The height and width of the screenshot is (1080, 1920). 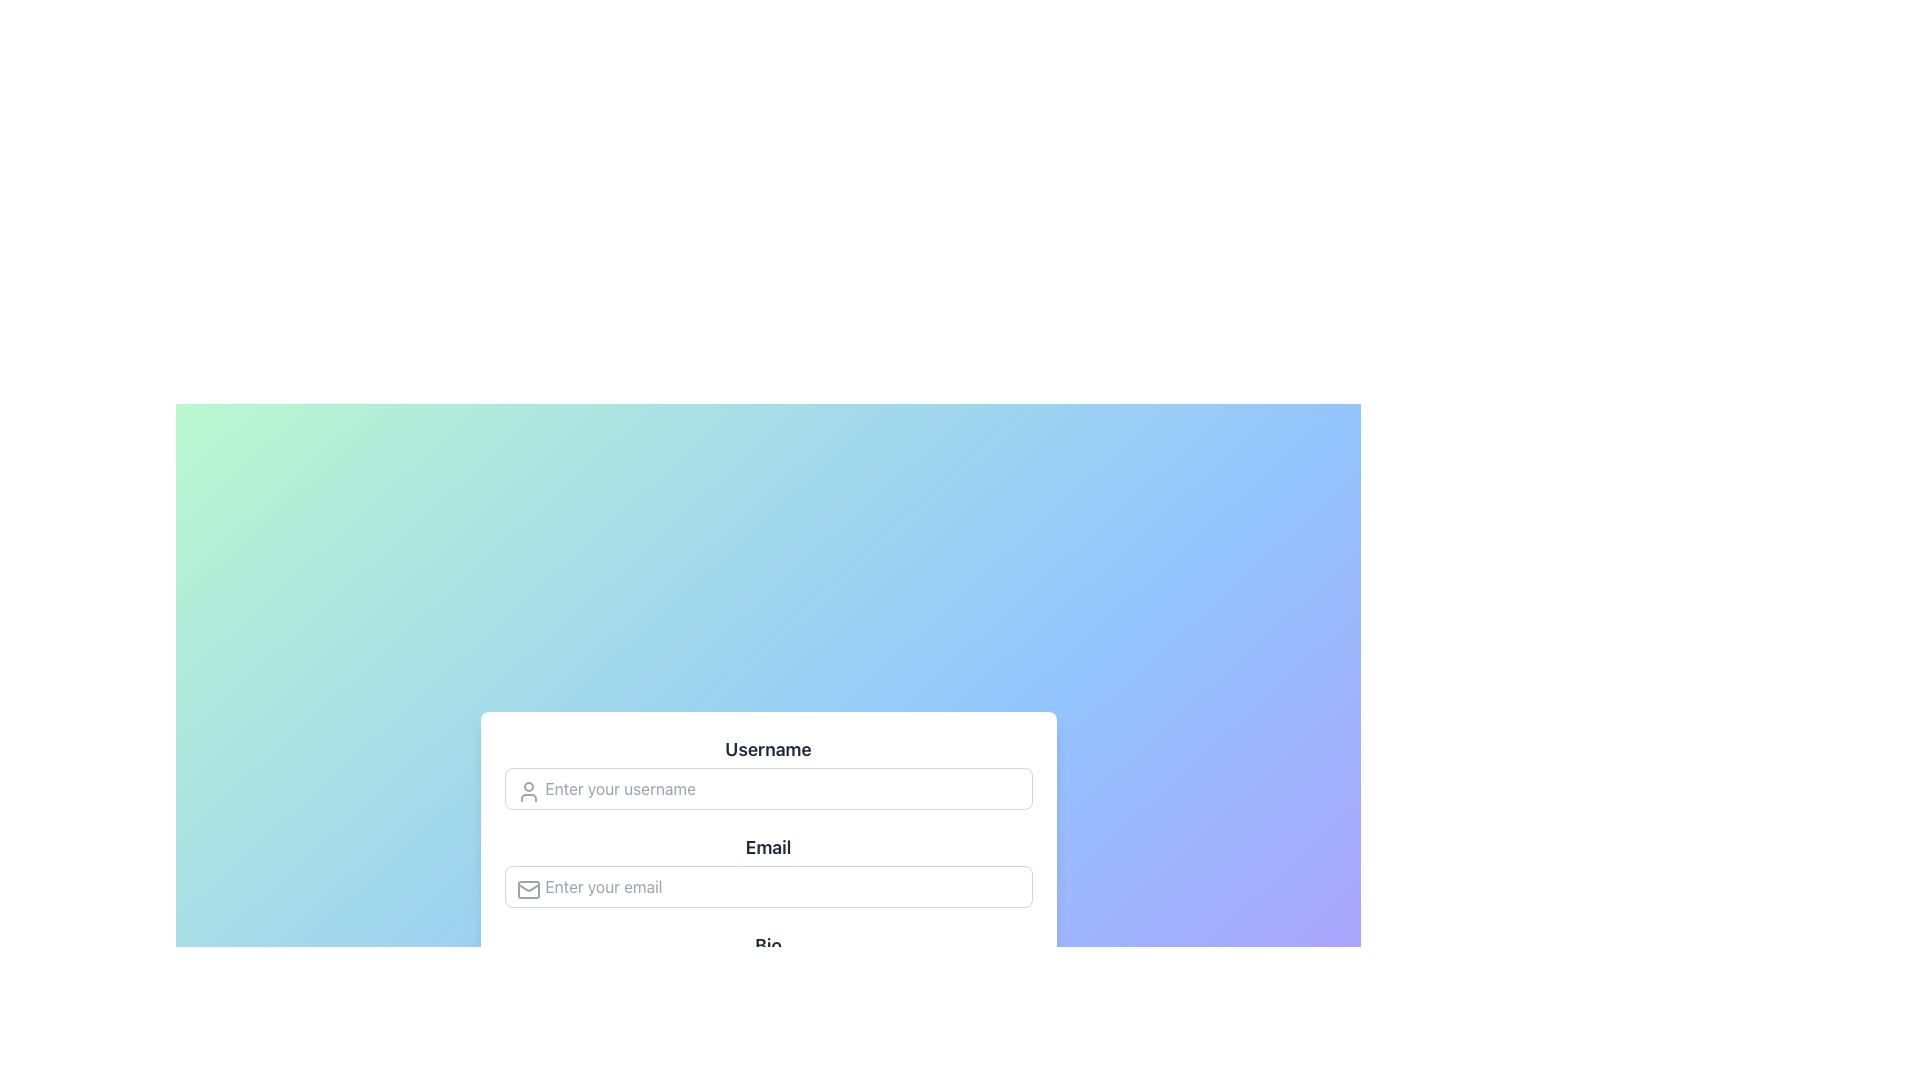 What do you see at coordinates (528, 889) in the screenshot?
I see `the envelope icon located on the left-hand side of the email input field` at bounding box center [528, 889].